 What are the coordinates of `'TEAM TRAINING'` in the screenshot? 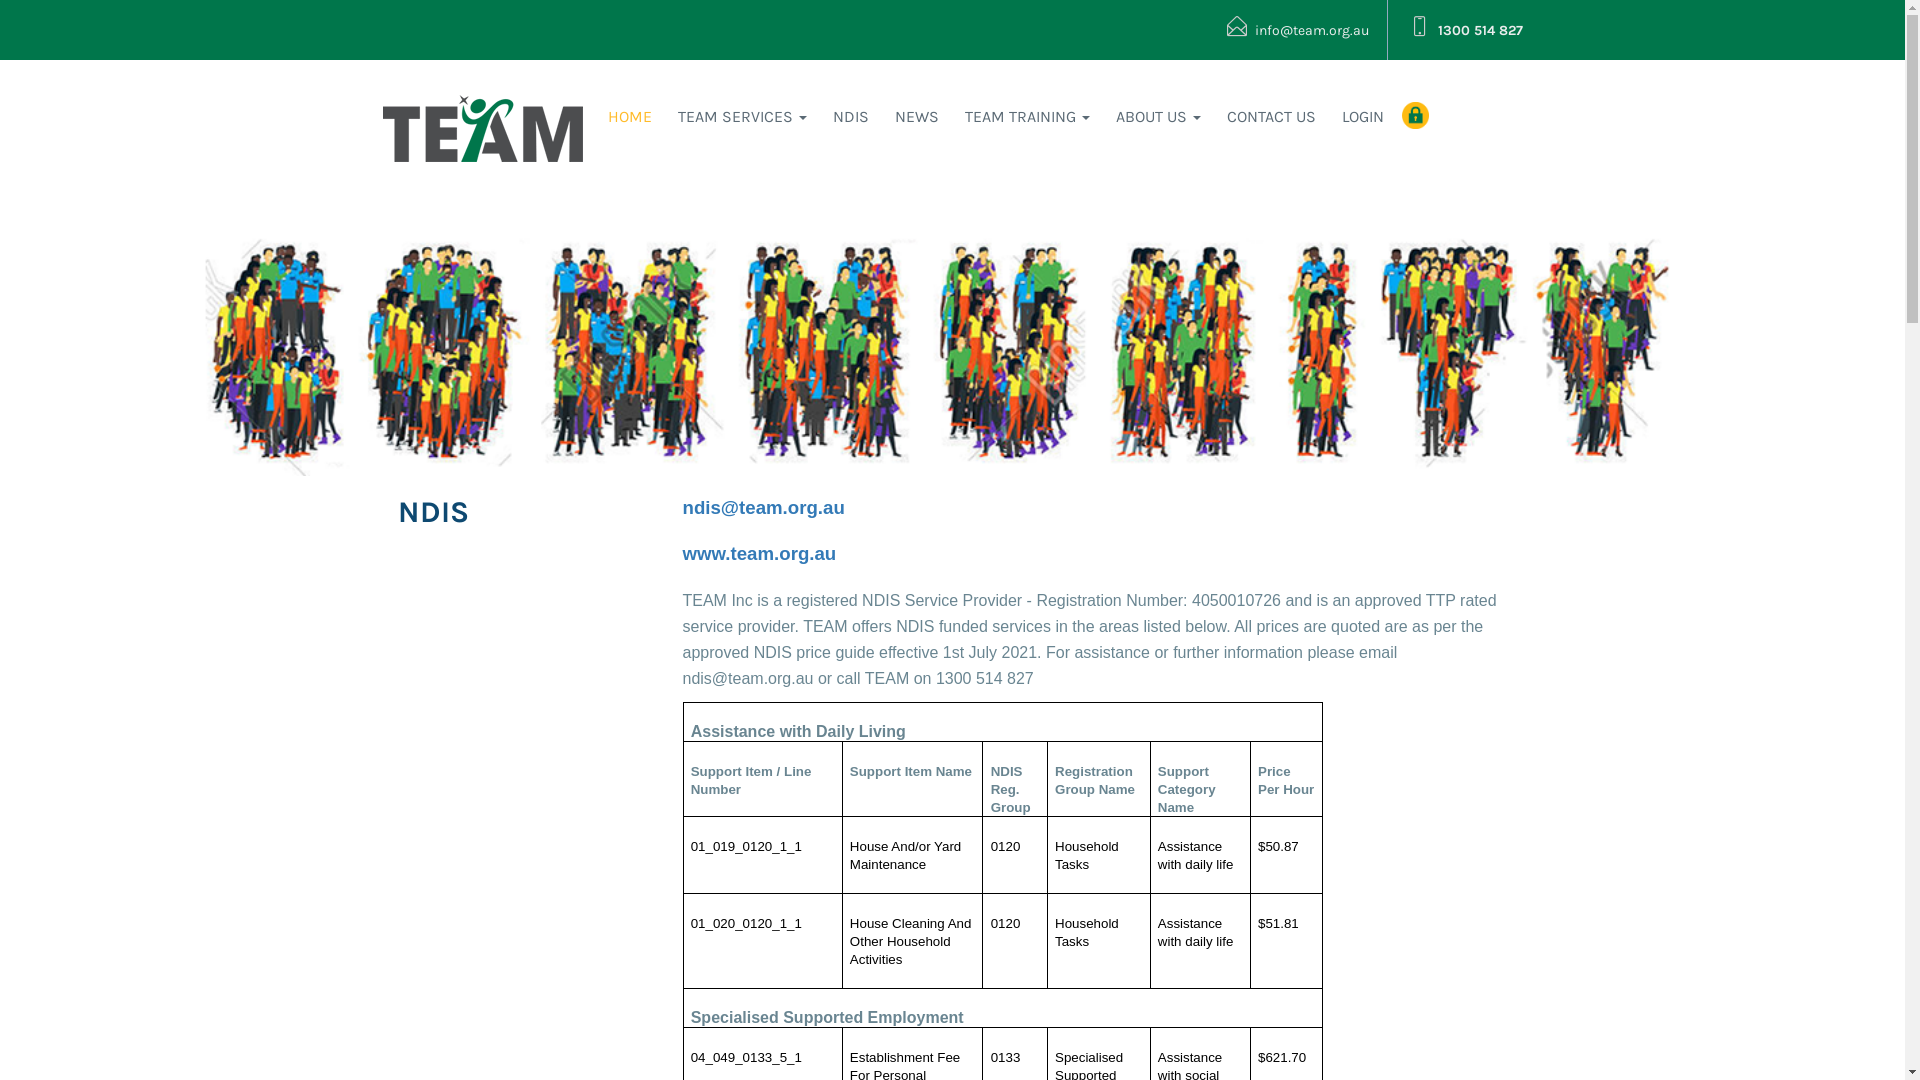 It's located at (1027, 116).